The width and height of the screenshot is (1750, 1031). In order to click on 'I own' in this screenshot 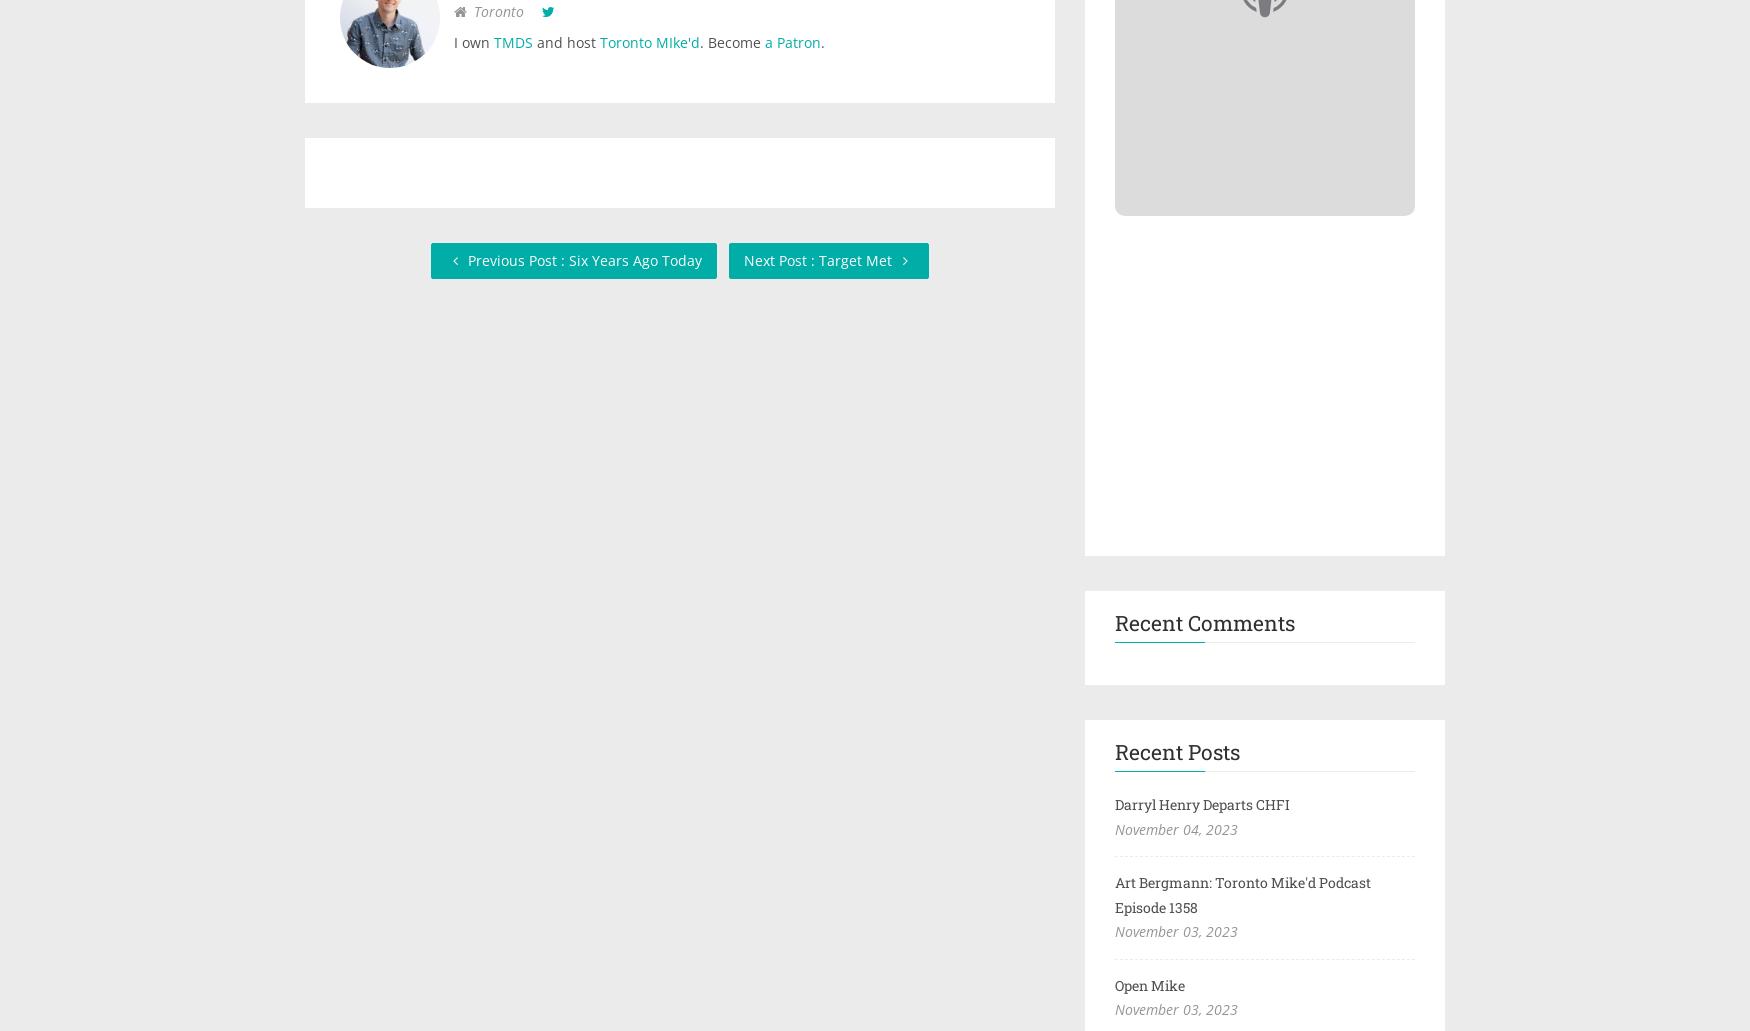, I will do `click(474, 42)`.